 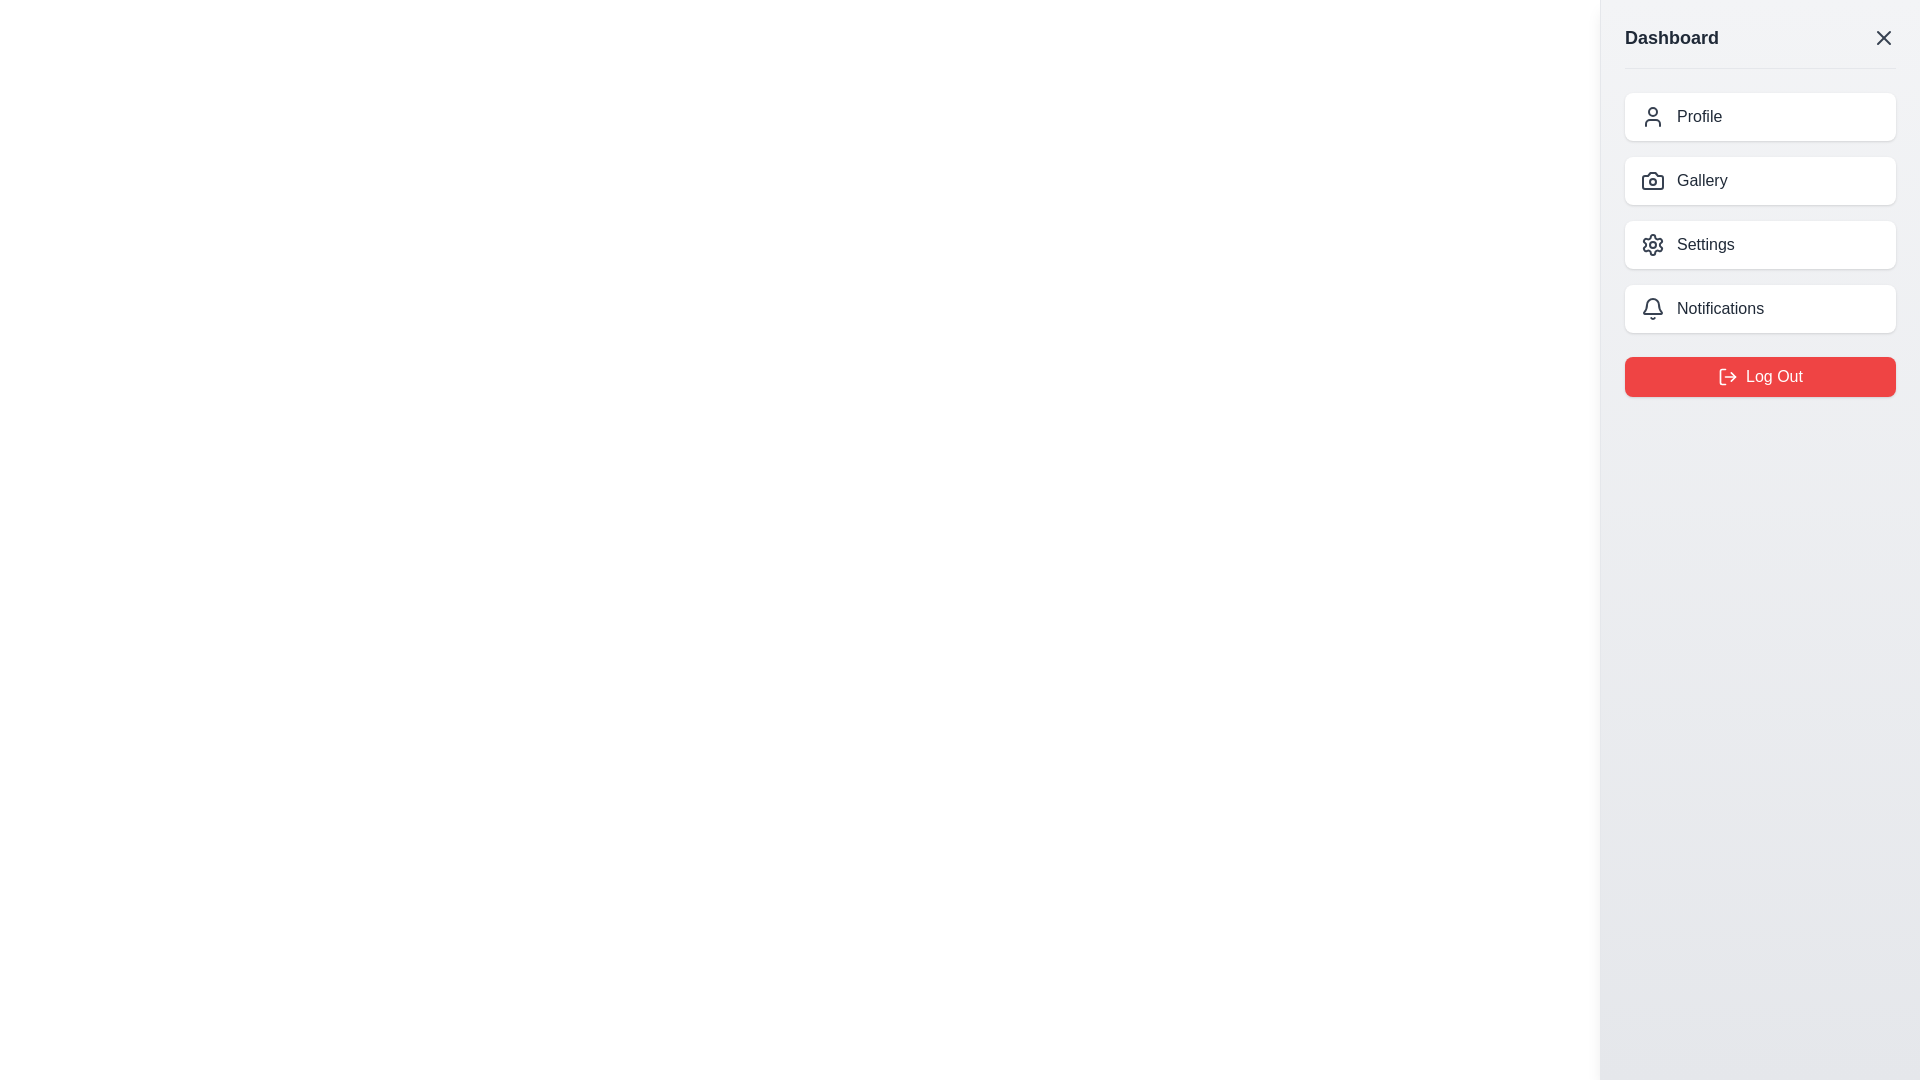 I want to click on the leading icon of the 'Log Out' button, so click(x=1727, y=377).